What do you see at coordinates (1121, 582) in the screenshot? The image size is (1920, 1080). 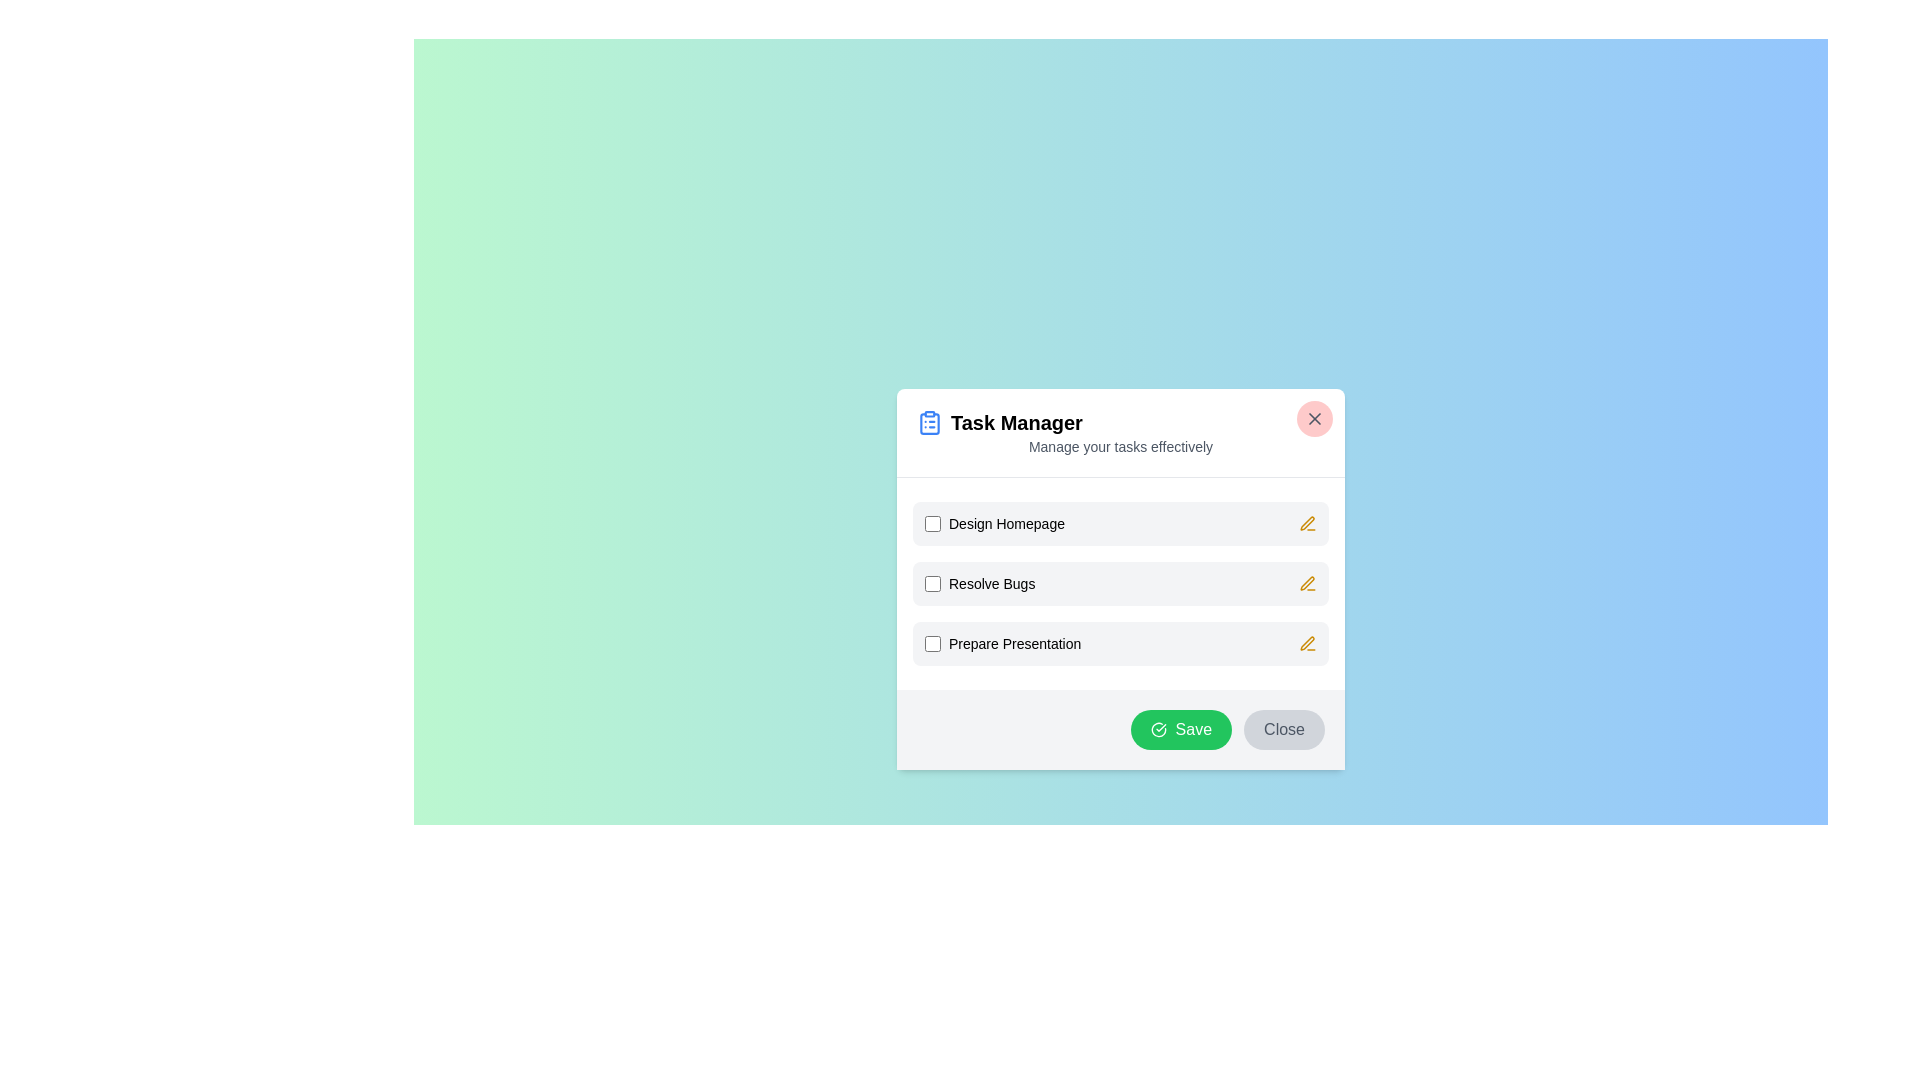 I see `the checkbox of the task titled 'Resolve Bugs' to mark it as completed` at bounding box center [1121, 582].